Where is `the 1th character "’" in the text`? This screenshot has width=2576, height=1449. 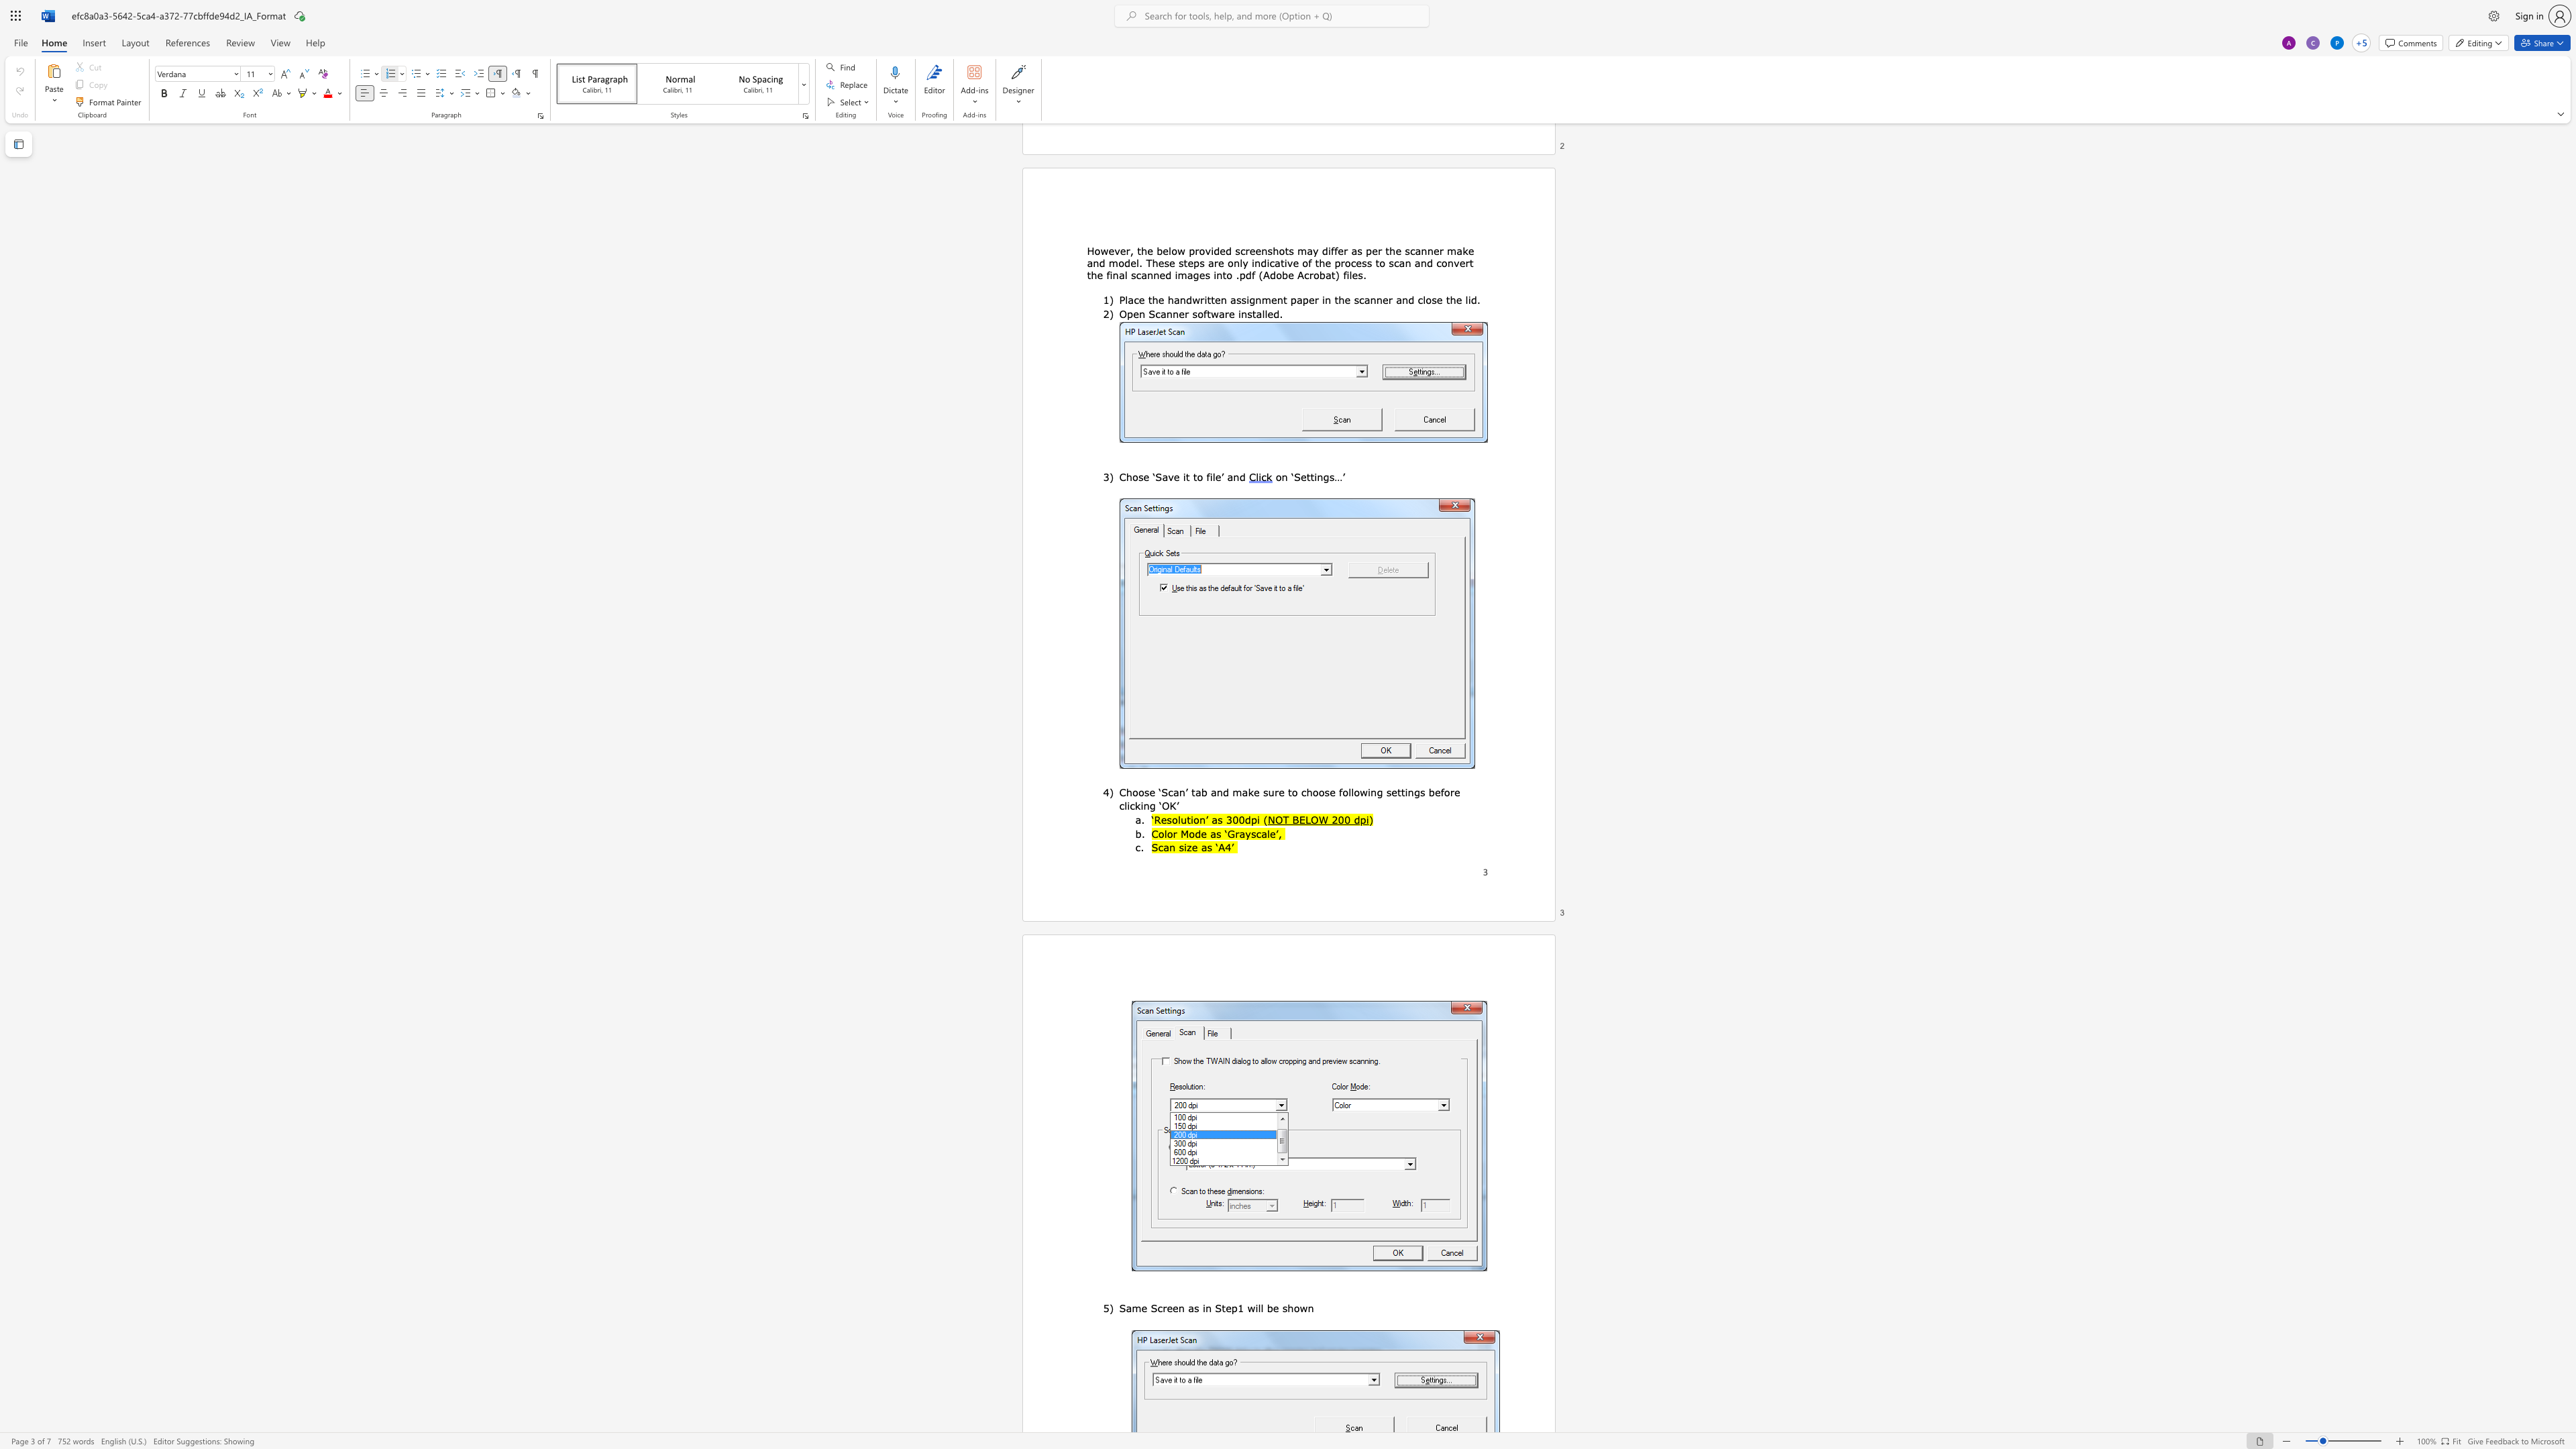 the 1th character "’" in the text is located at coordinates (1187, 791).